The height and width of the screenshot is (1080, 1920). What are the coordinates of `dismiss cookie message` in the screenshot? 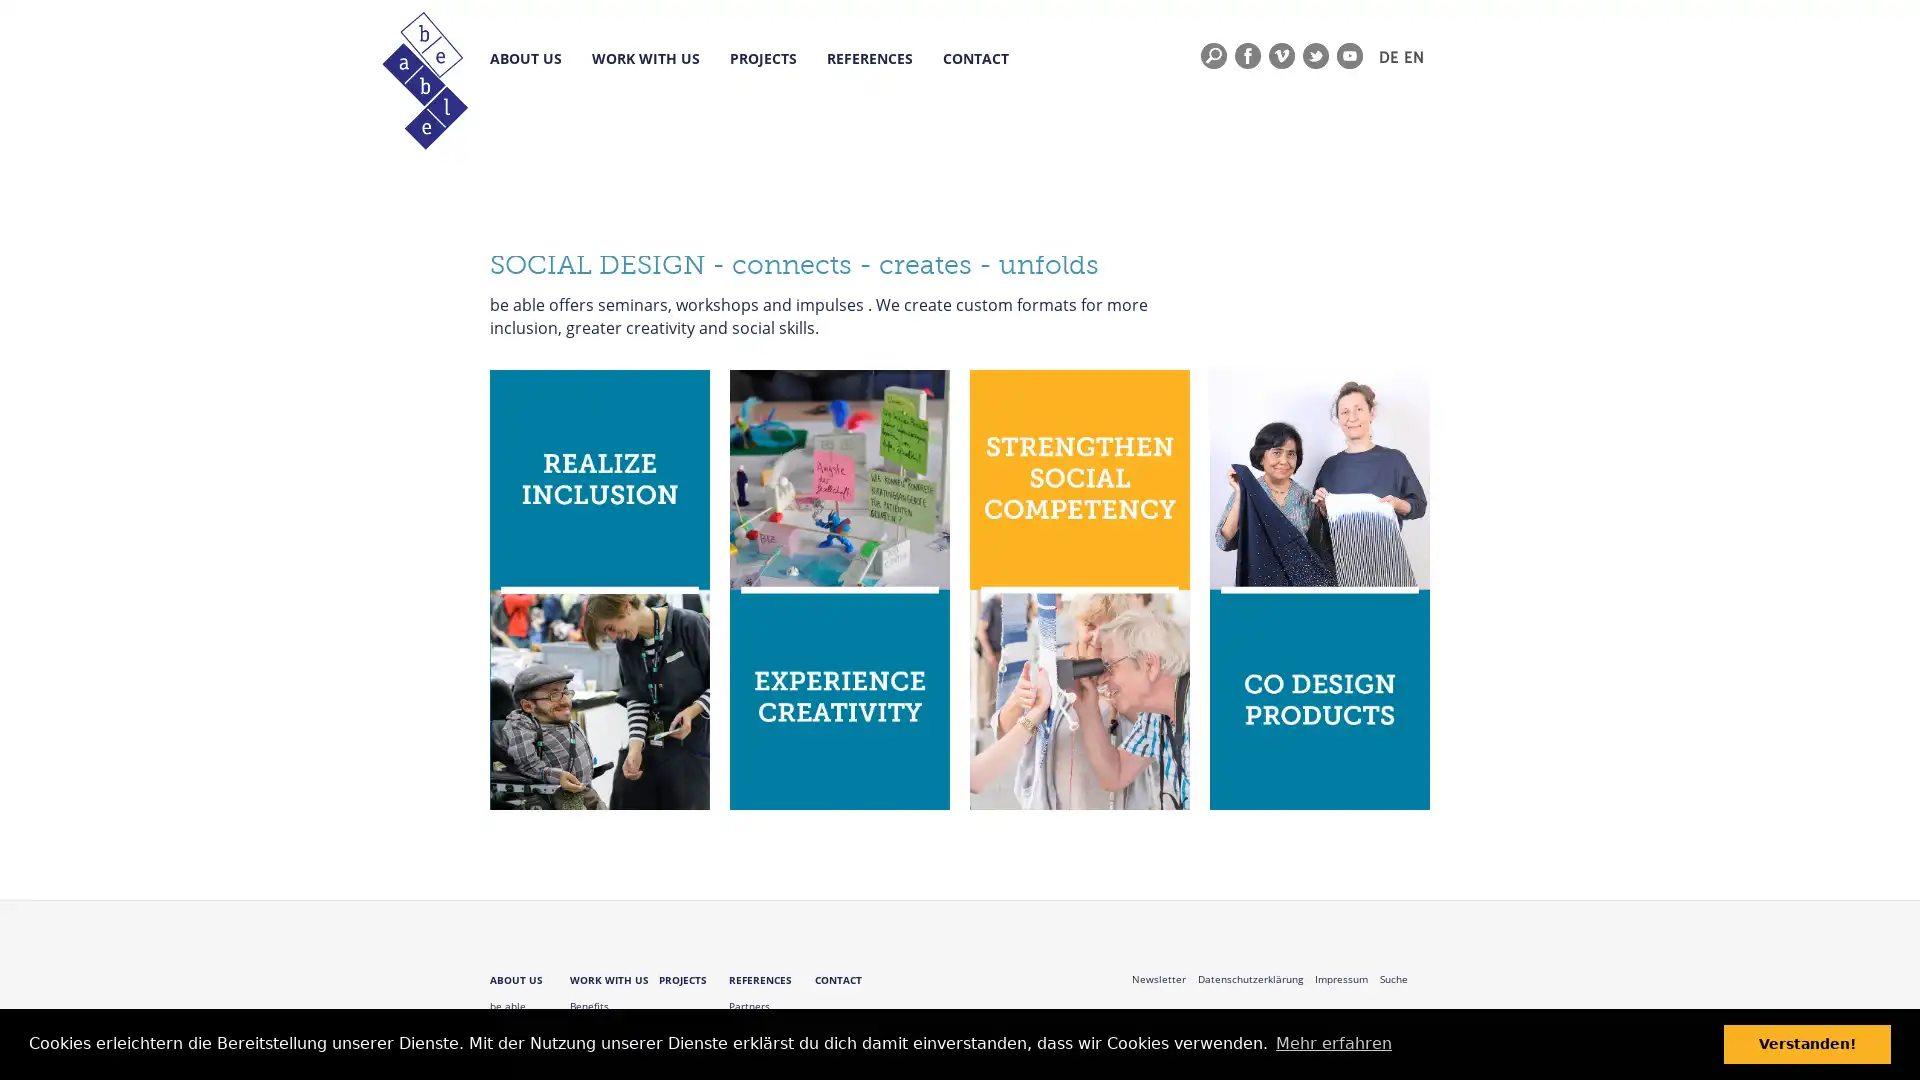 It's located at (1807, 1043).